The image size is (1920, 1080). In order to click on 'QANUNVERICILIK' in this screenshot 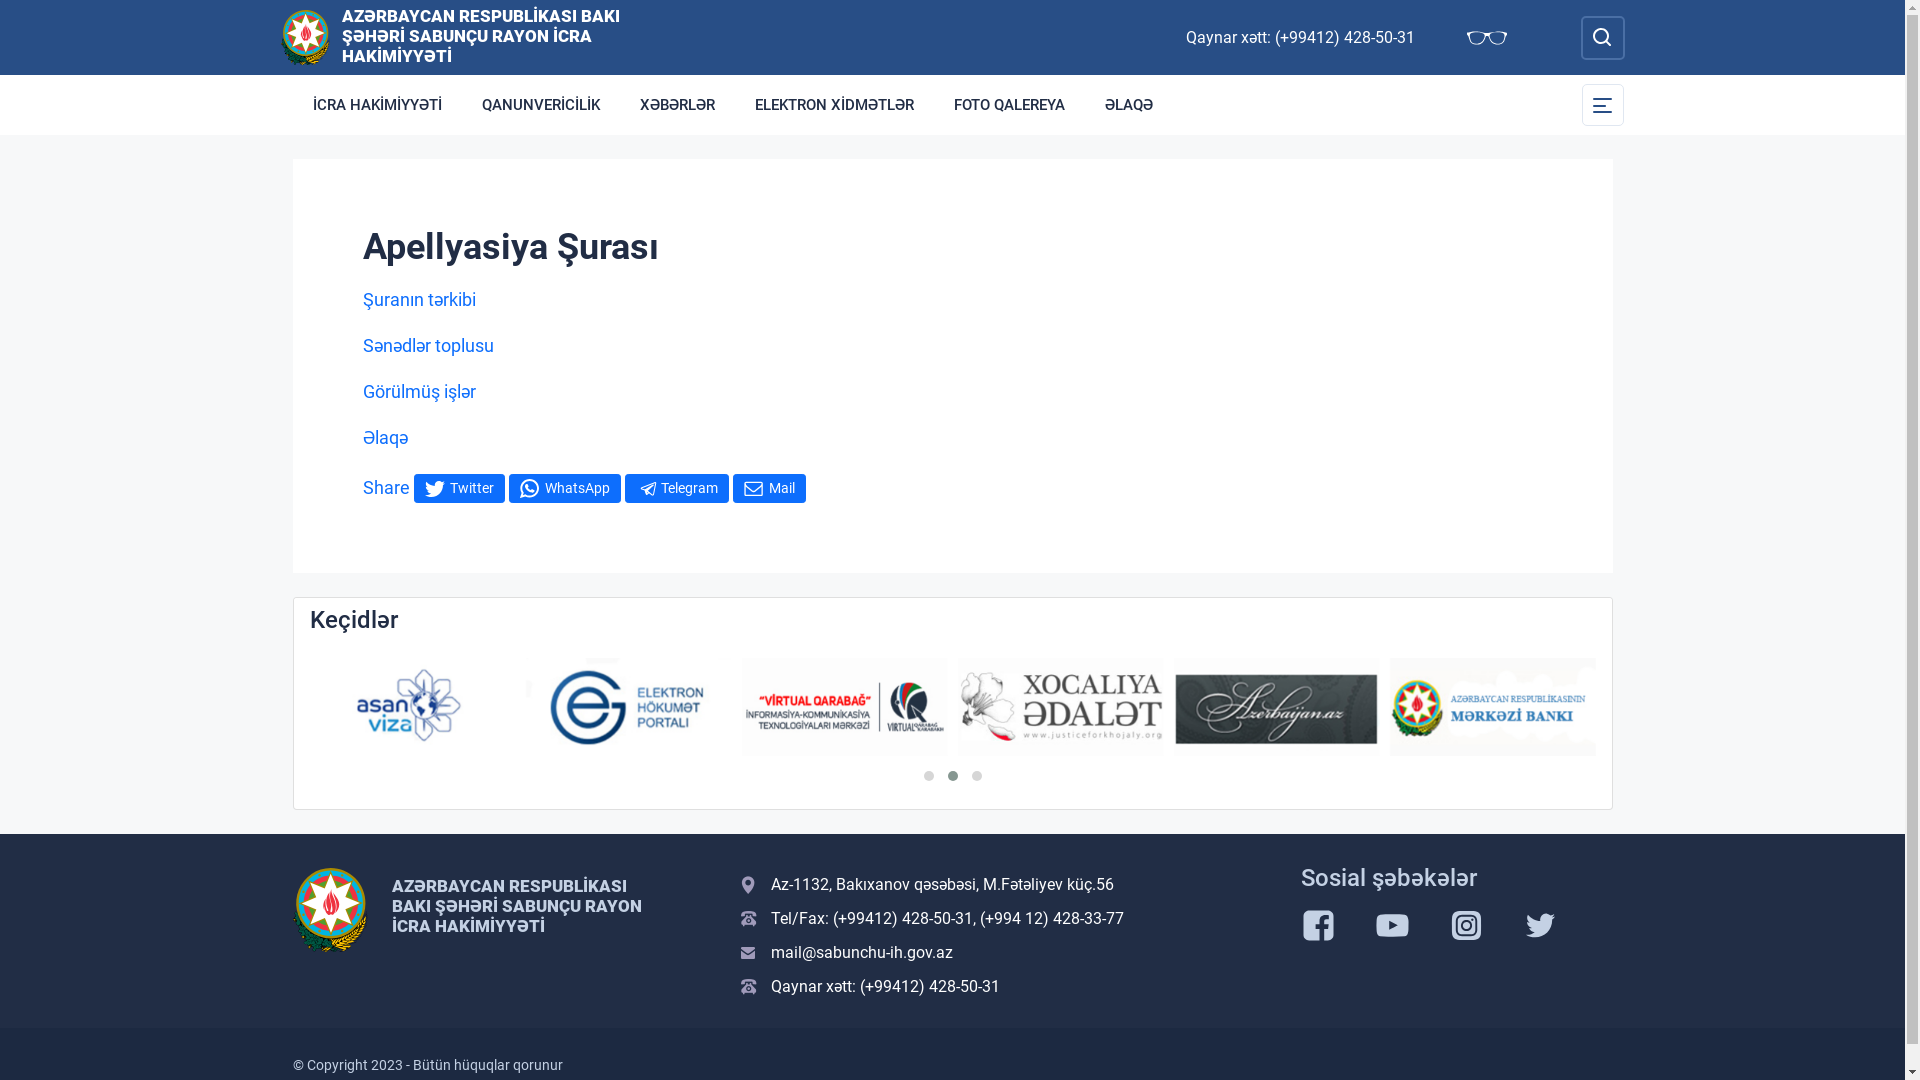, I will do `click(541, 104)`.